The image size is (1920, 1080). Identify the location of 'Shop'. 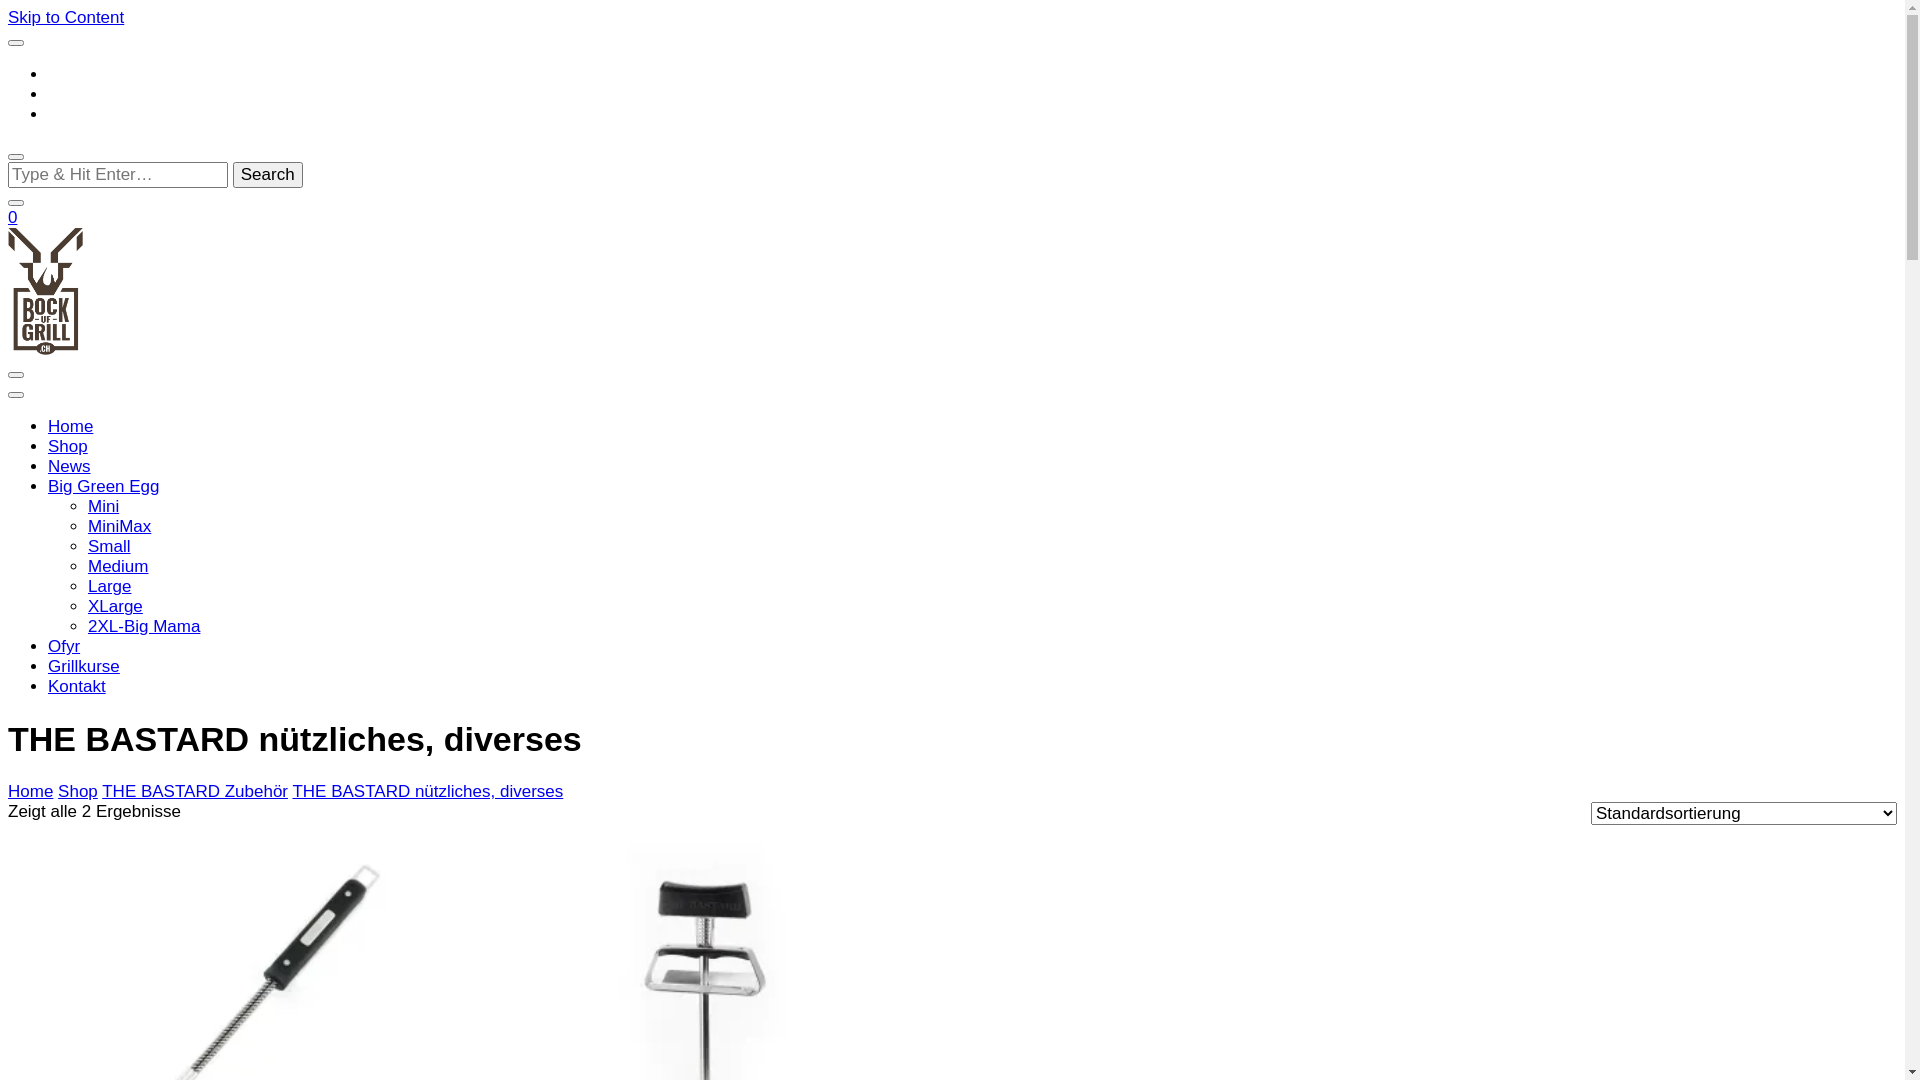
(67, 445).